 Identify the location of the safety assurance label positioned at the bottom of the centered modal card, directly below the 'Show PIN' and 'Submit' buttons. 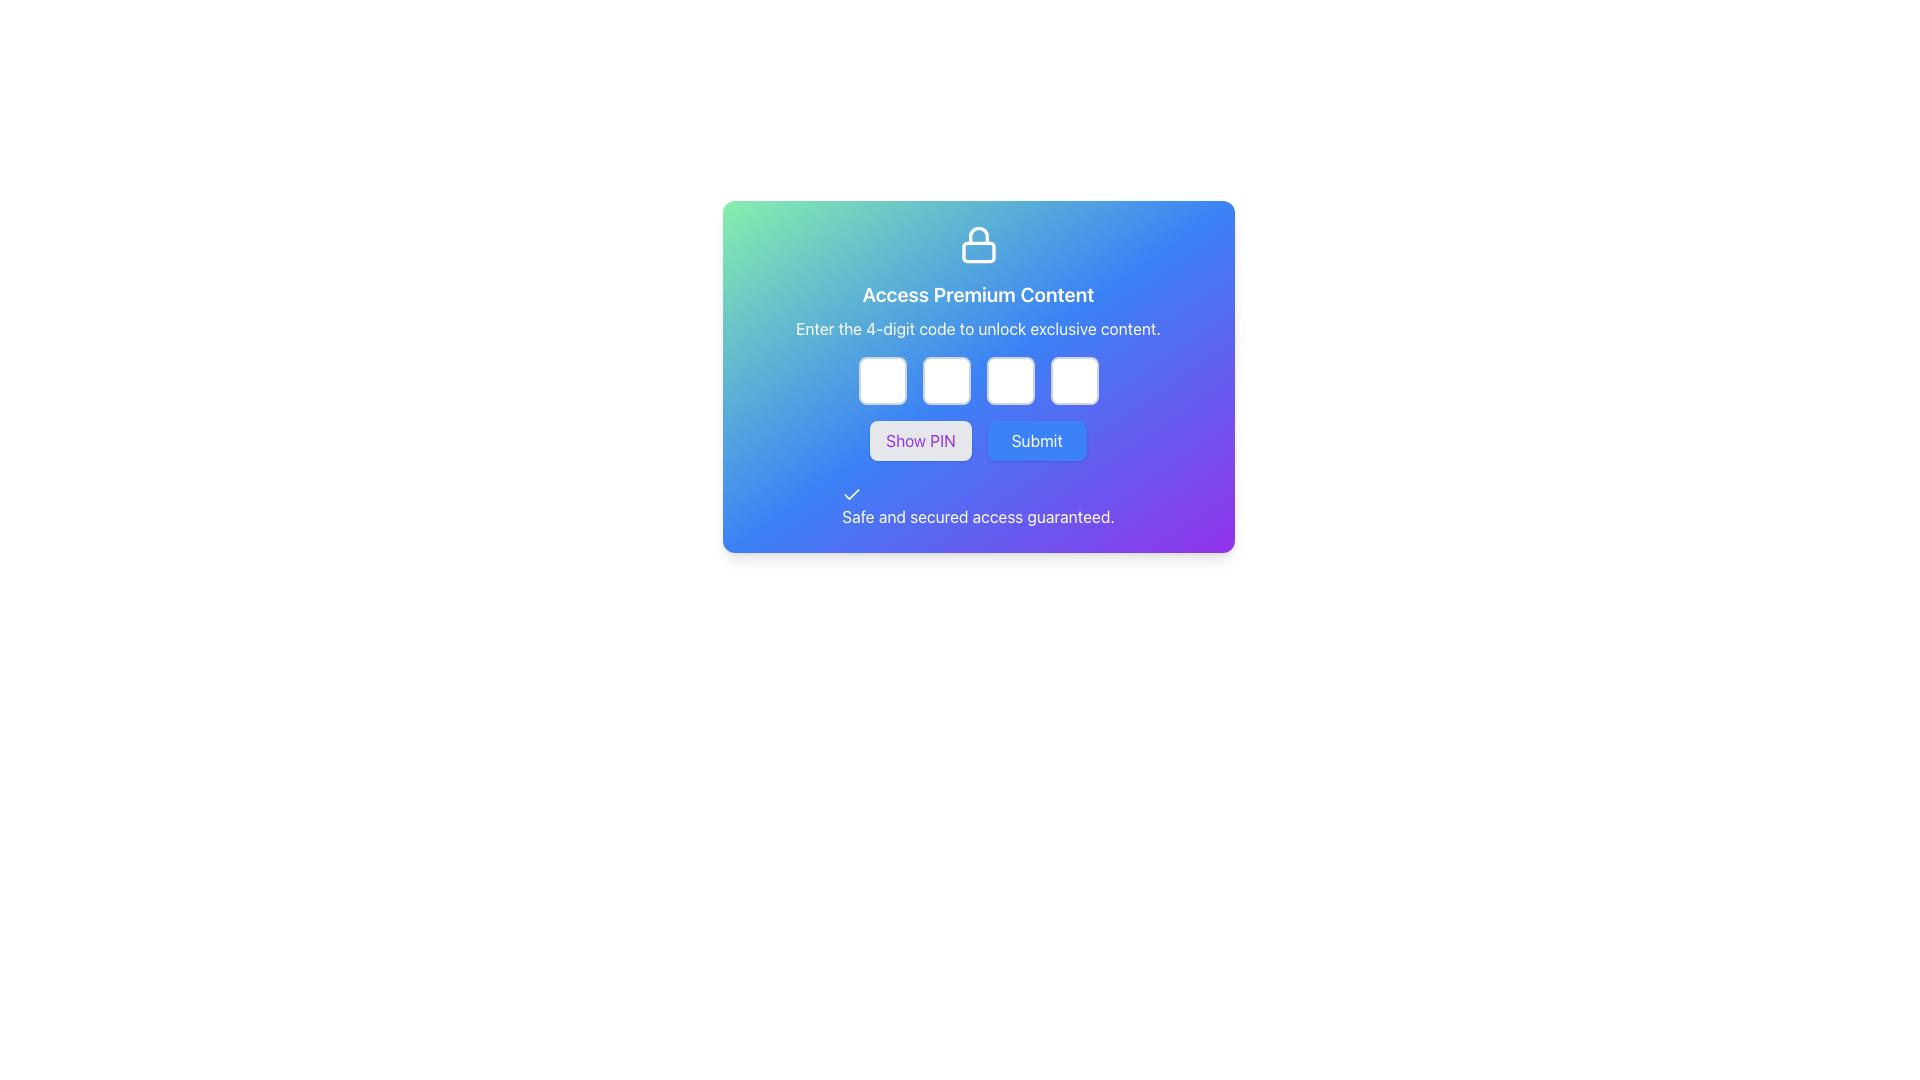
(978, 505).